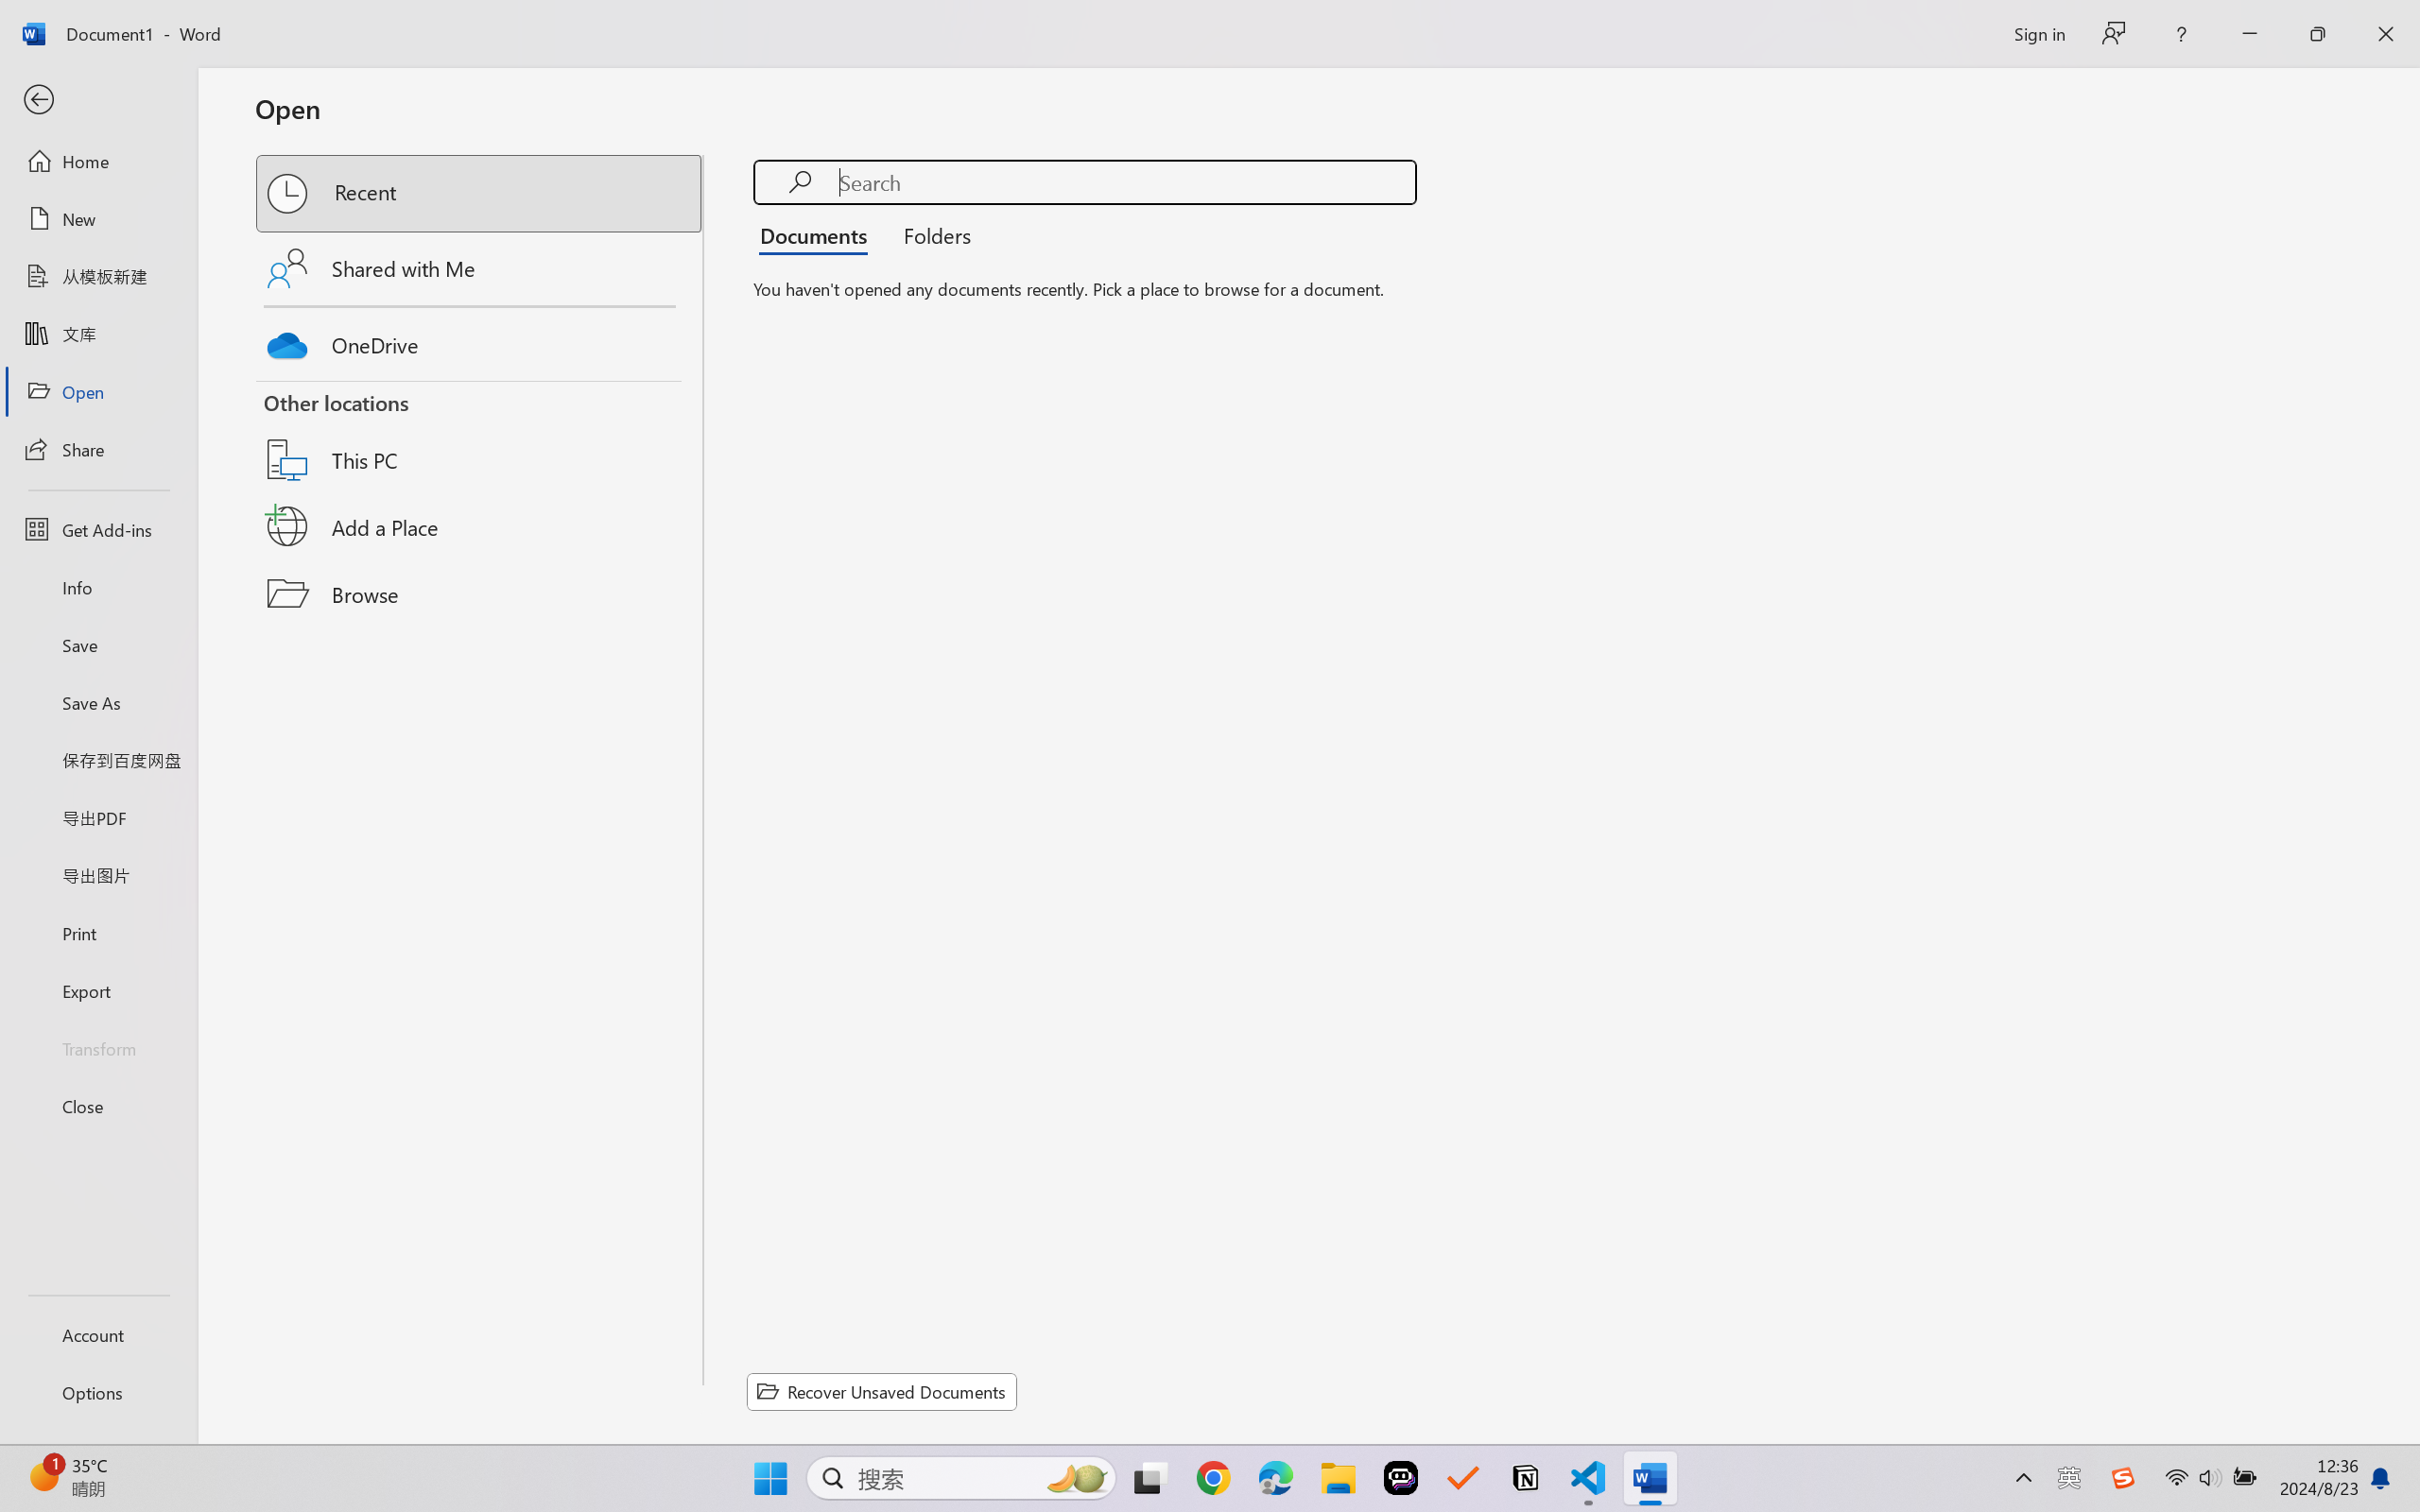 Image resolution: width=2420 pixels, height=1512 pixels. What do you see at coordinates (97, 528) in the screenshot?
I see `'Get Add-ins'` at bounding box center [97, 528].